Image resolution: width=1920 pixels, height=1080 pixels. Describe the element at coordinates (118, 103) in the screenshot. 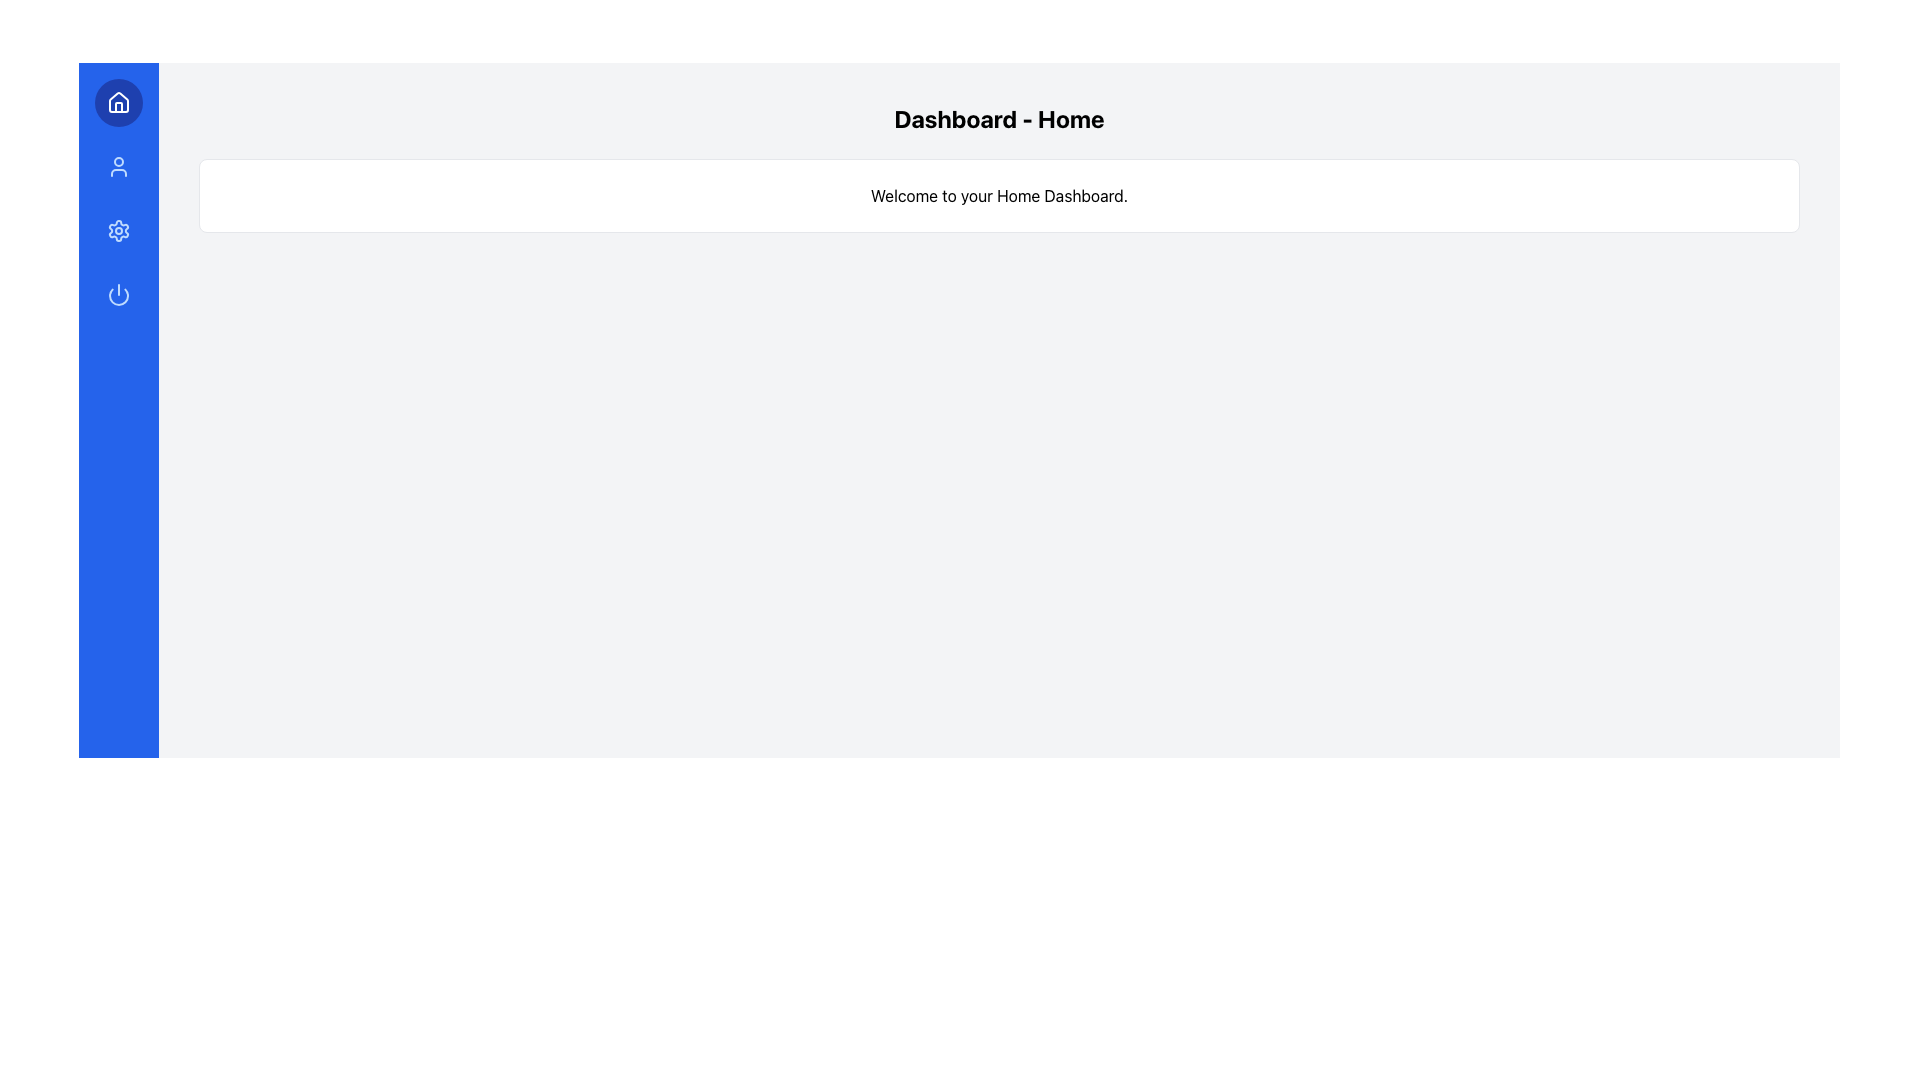

I see `the 'Home' button icon located in the left blue sidebar, which is the first in a vertically aligned set of navigation icons` at that location.